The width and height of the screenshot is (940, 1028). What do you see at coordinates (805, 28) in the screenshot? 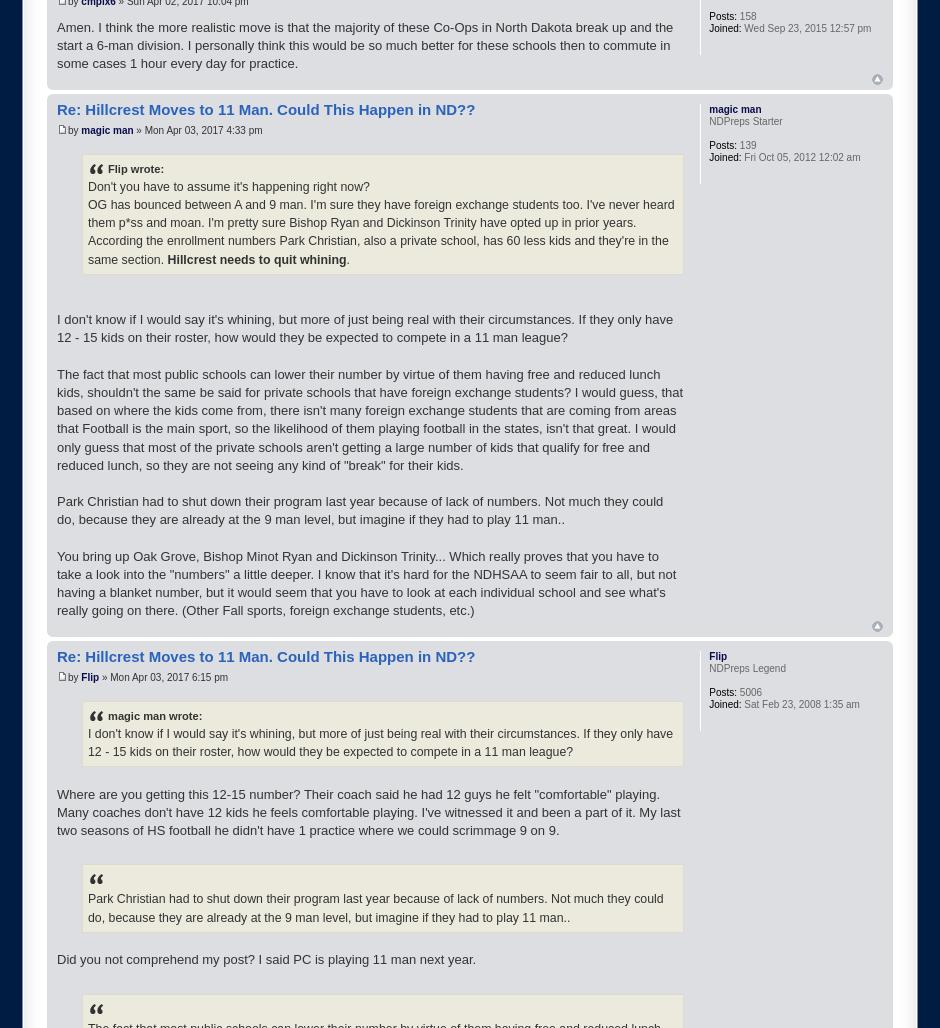
I see `'Wed Sep 23, 2015 12:57 pm'` at bounding box center [805, 28].